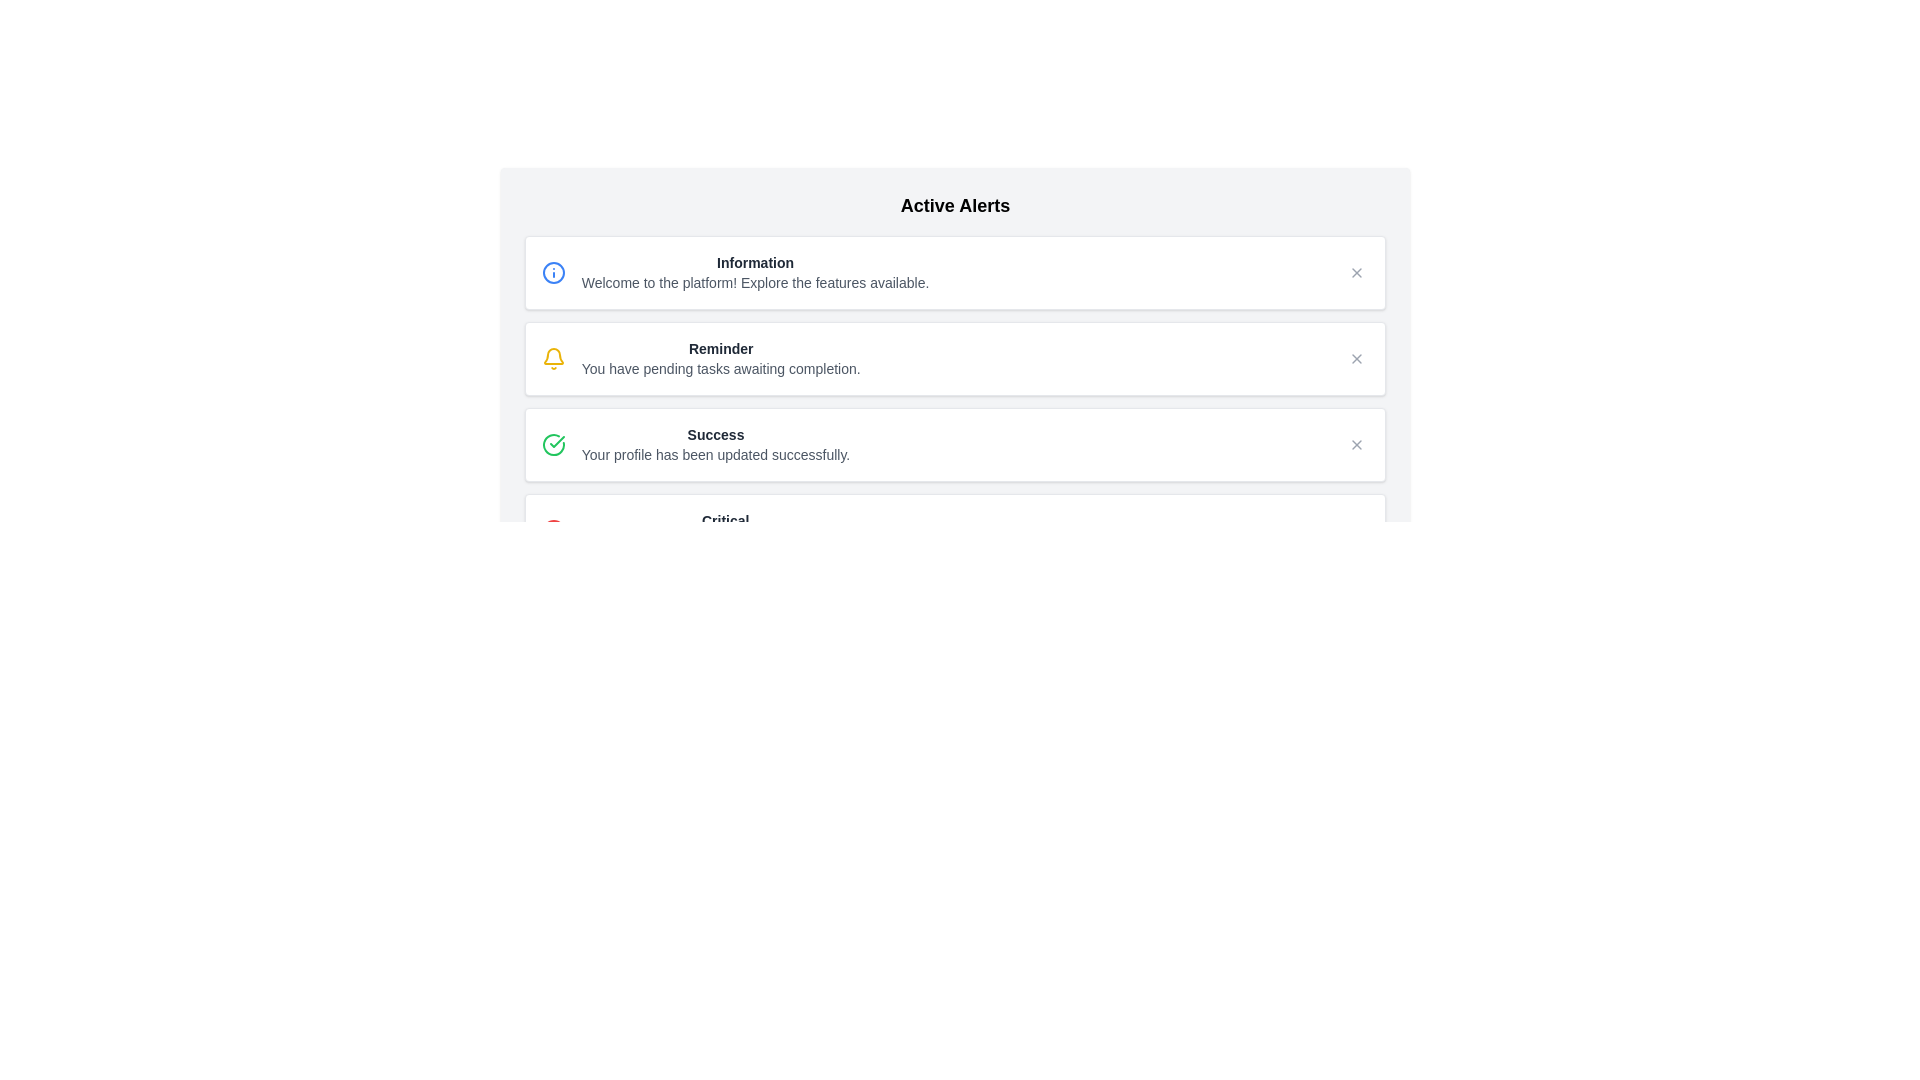 The image size is (1920, 1080). I want to click on the text label displaying 'Success' in the 'Active Alerts' section, located in the third card from the top, so click(715, 434).